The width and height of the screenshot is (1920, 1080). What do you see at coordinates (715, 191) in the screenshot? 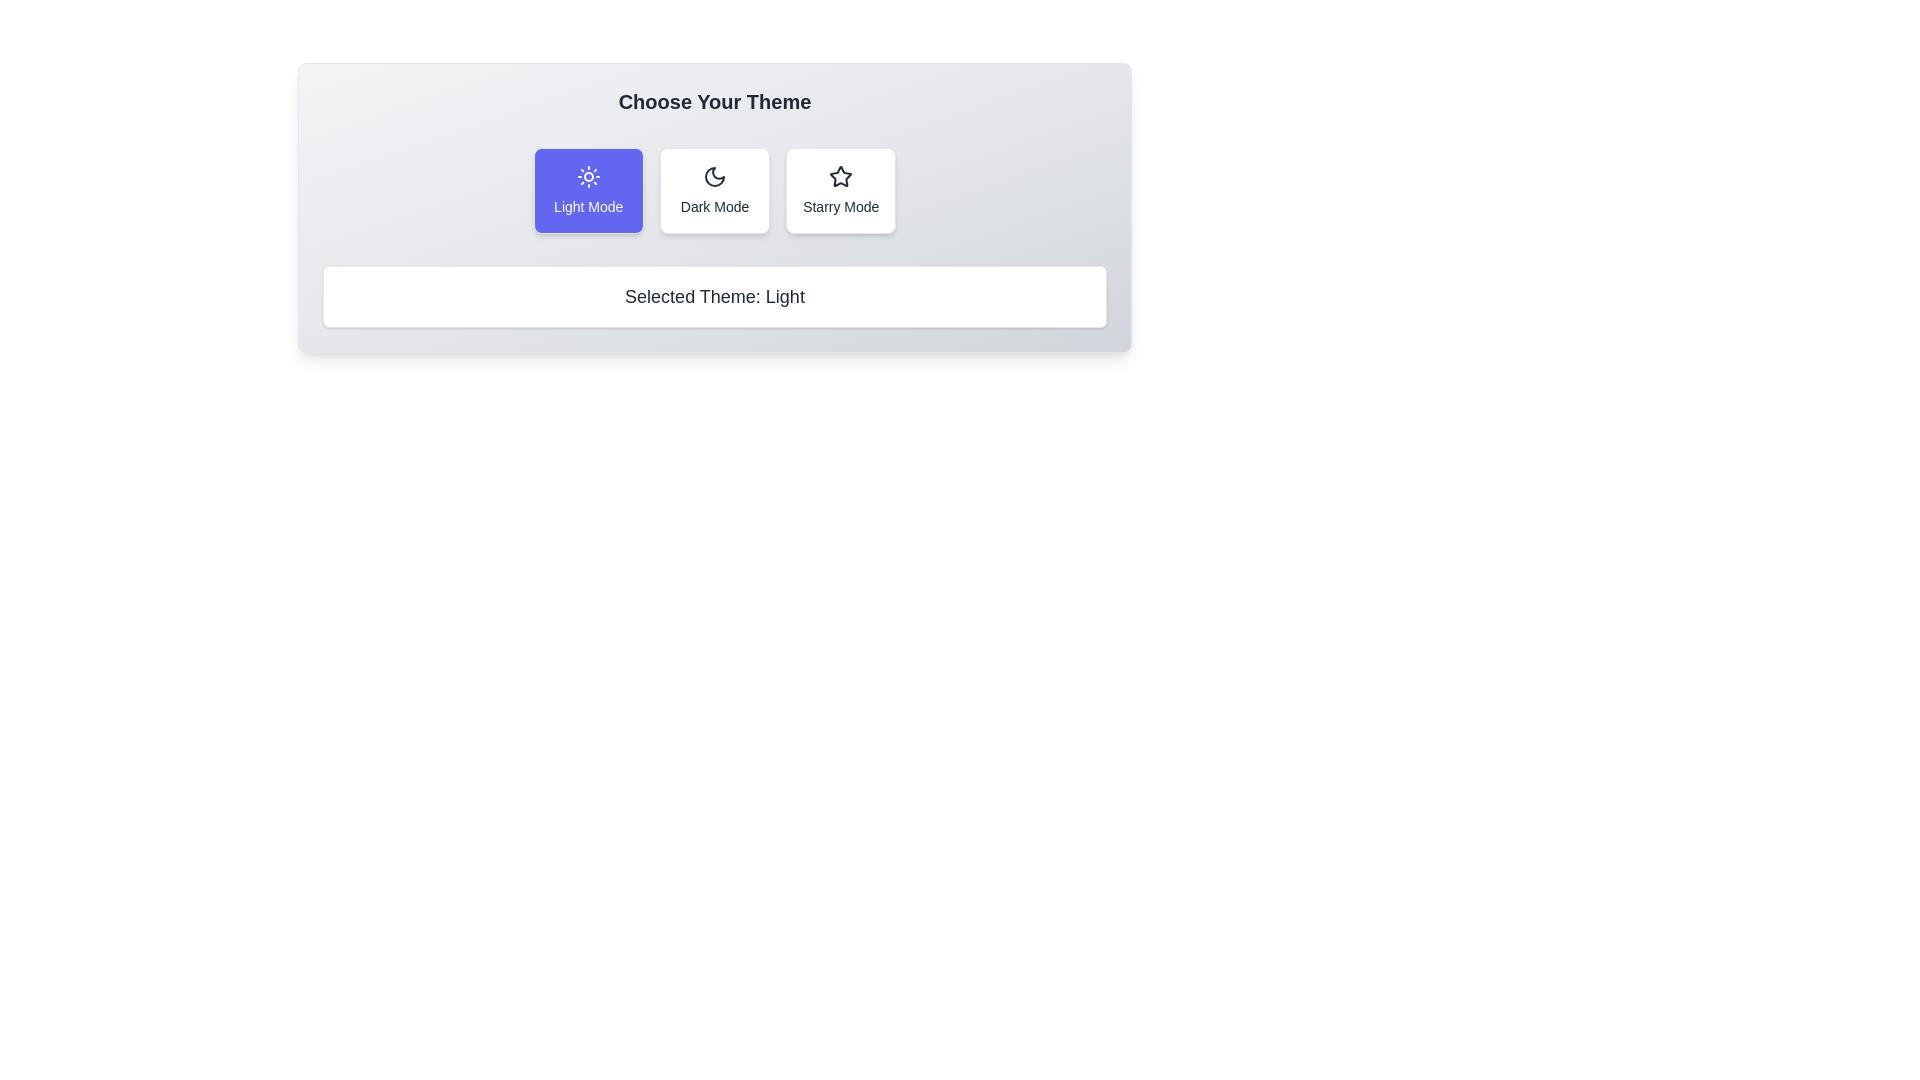
I see `the theme Dark Mode by clicking the corresponding button` at bounding box center [715, 191].